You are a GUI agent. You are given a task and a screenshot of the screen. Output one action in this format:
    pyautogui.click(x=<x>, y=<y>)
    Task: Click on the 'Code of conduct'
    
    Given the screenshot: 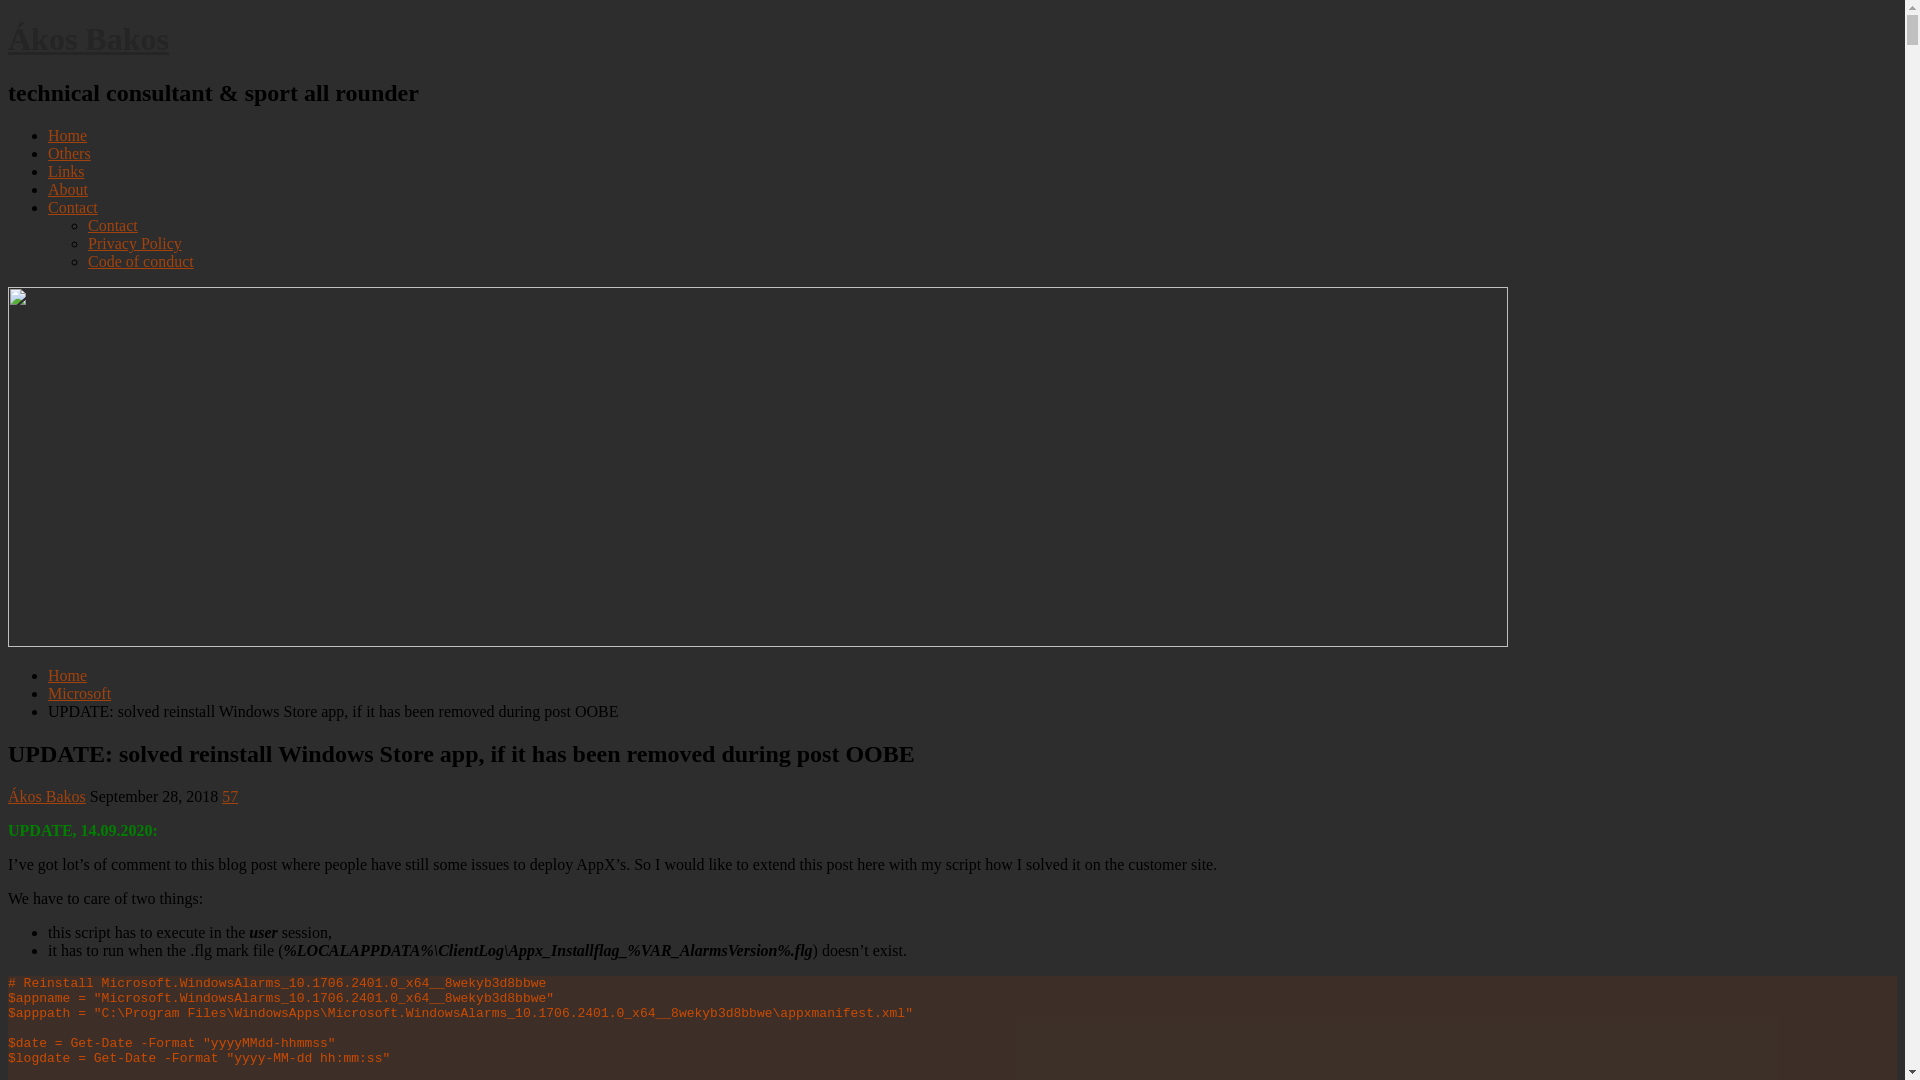 What is the action you would take?
    pyautogui.click(x=86, y=260)
    